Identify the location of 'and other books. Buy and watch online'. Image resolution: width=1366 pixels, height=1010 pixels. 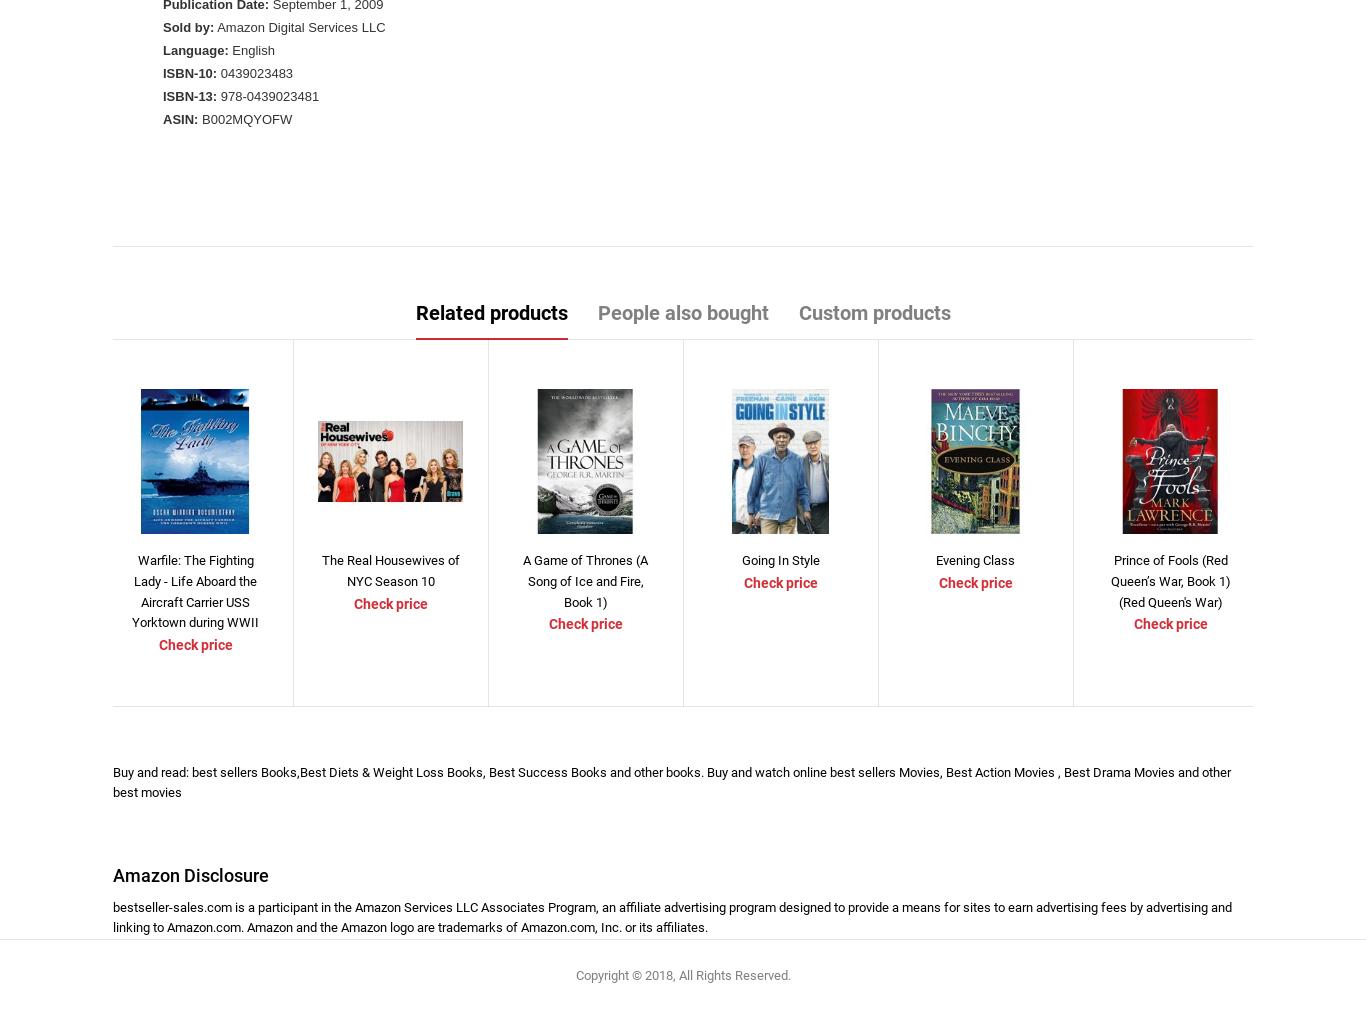
(720, 771).